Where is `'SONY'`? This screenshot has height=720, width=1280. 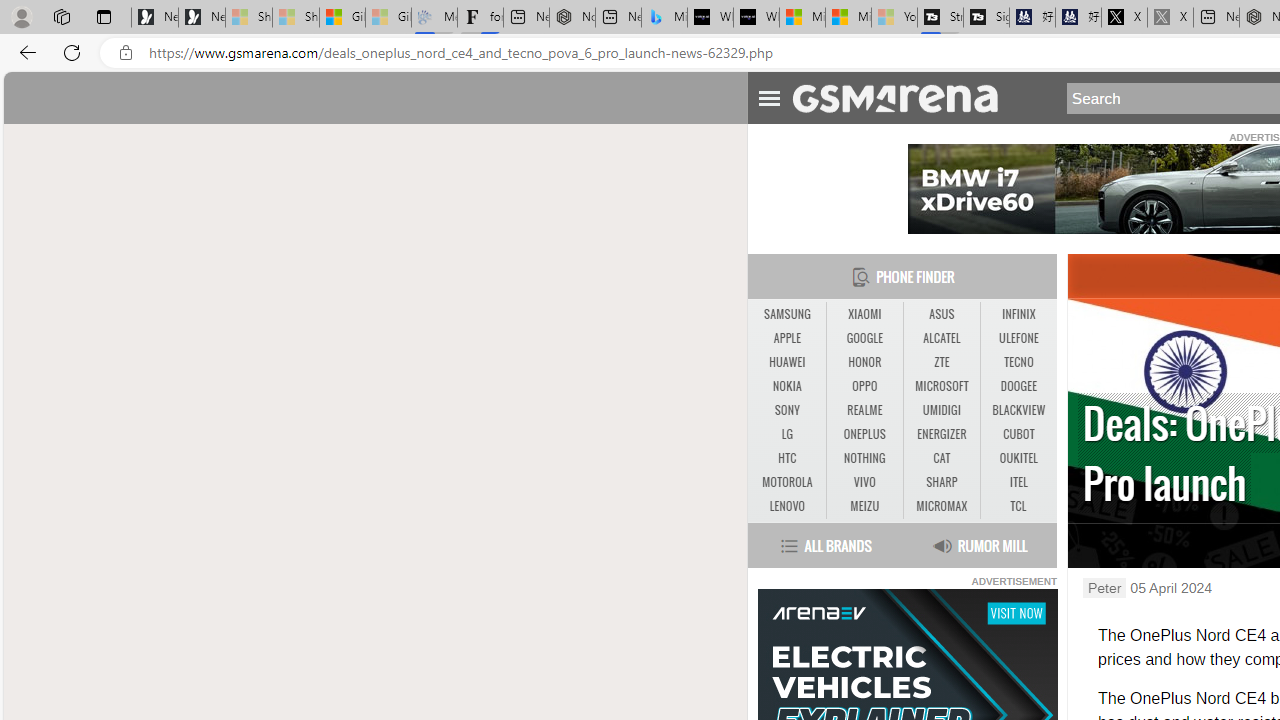 'SONY' is located at coordinates (786, 410).